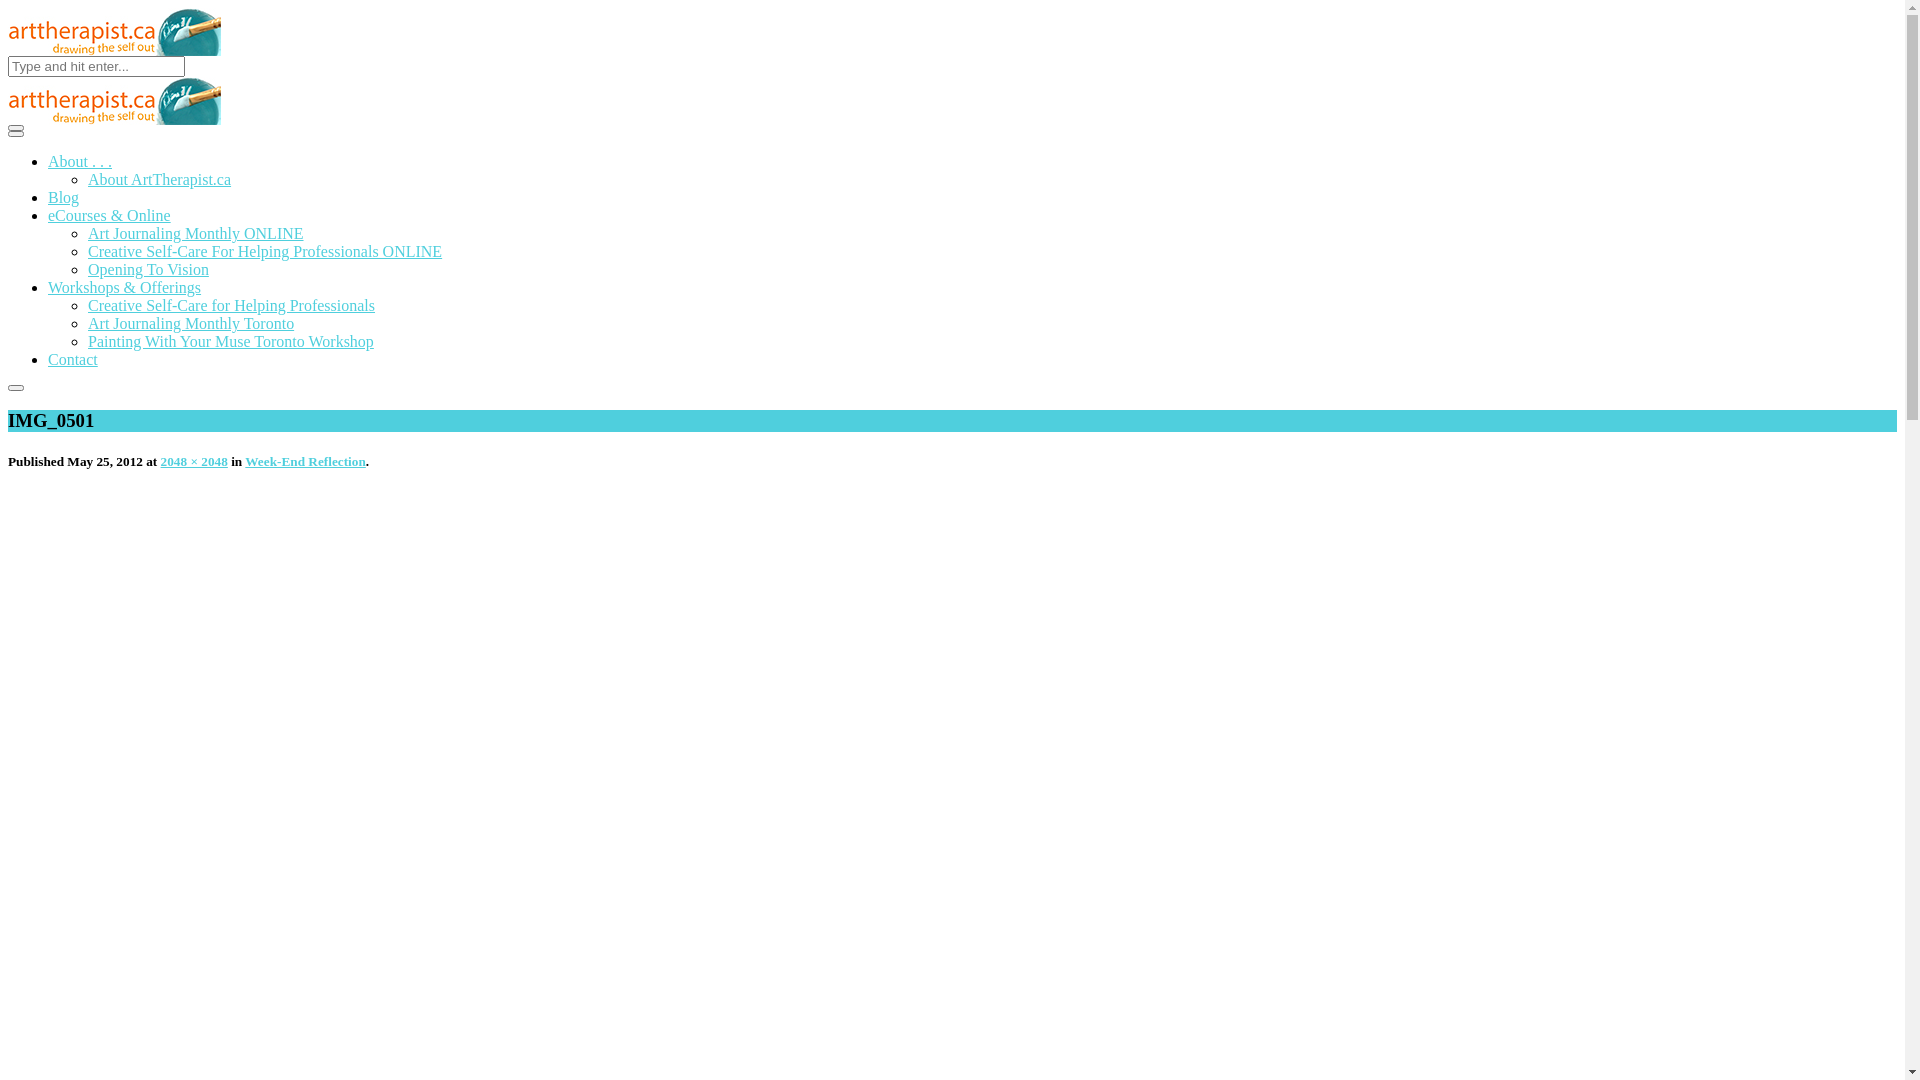  I want to click on 'ArtTherapist.ca', so click(113, 31).